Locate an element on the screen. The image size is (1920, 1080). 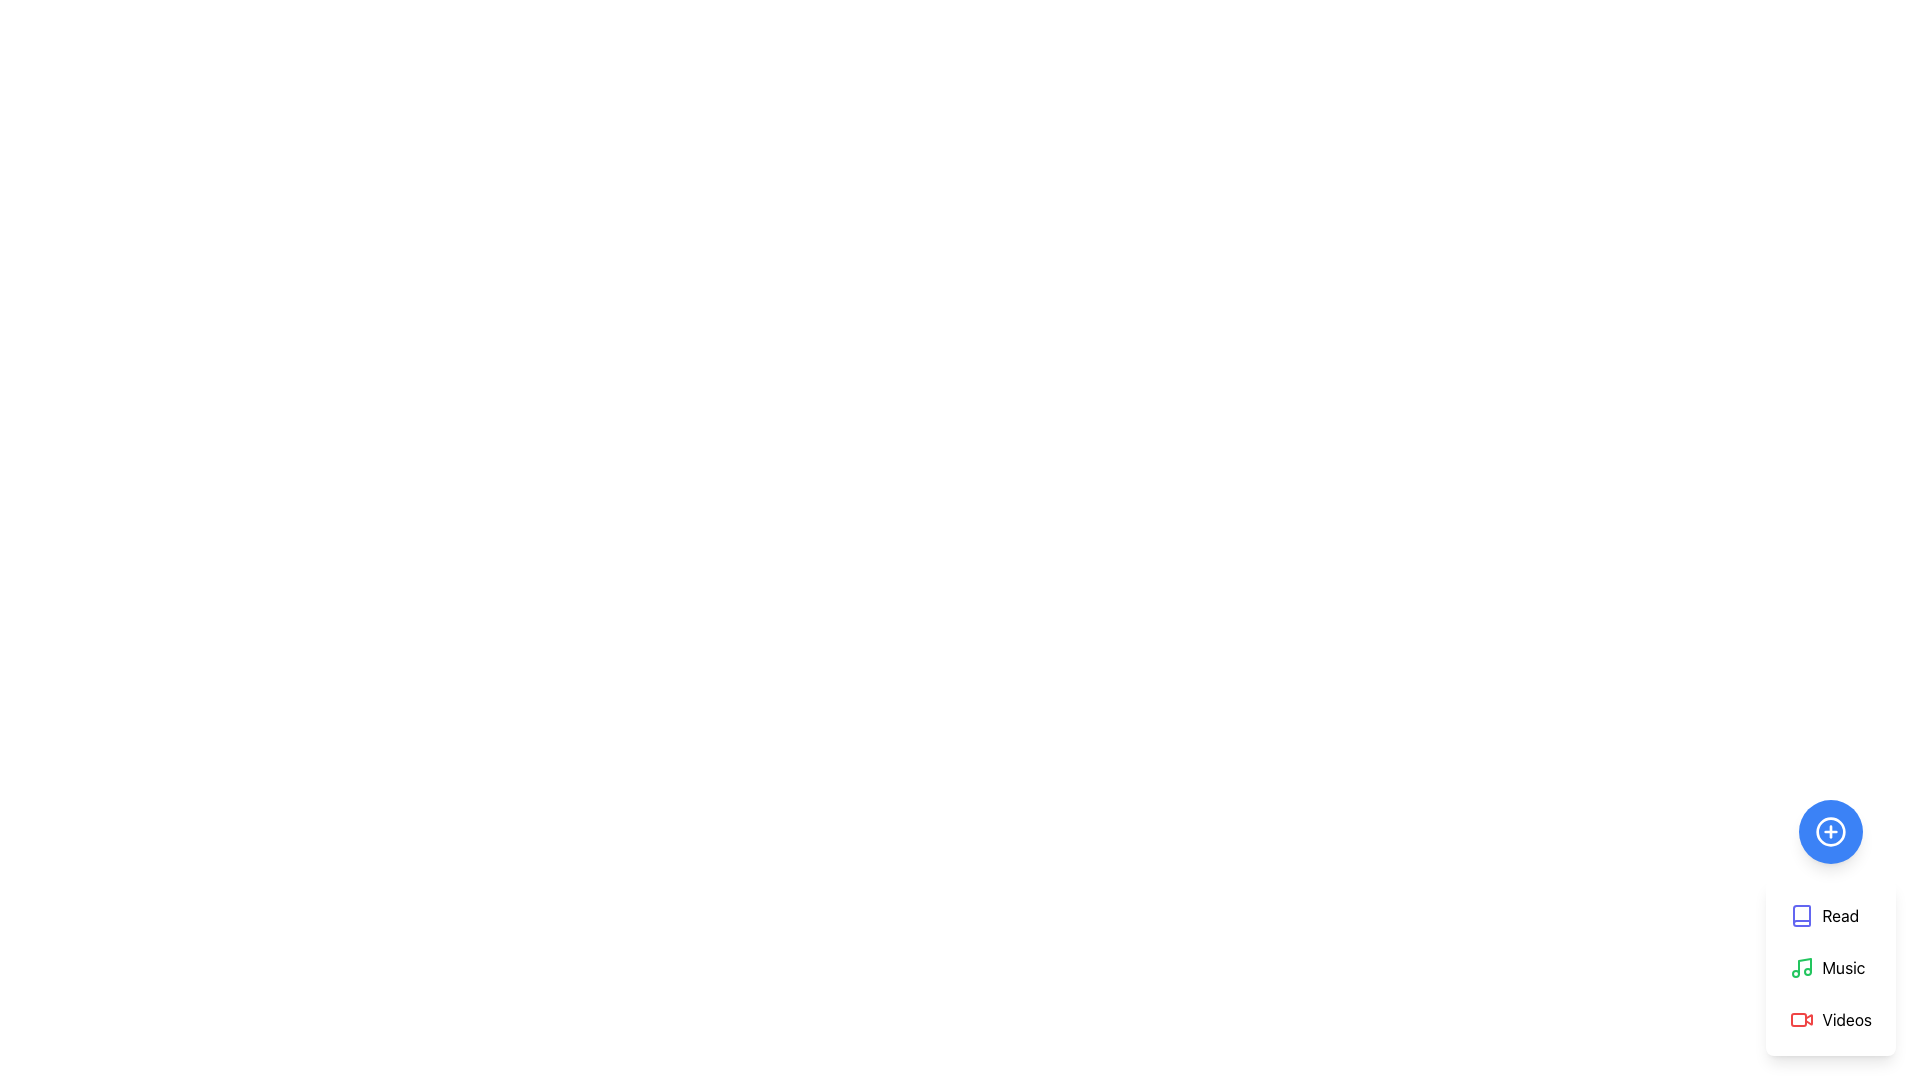
the 'Music' text label in the vertical menu is located at coordinates (1842, 967).